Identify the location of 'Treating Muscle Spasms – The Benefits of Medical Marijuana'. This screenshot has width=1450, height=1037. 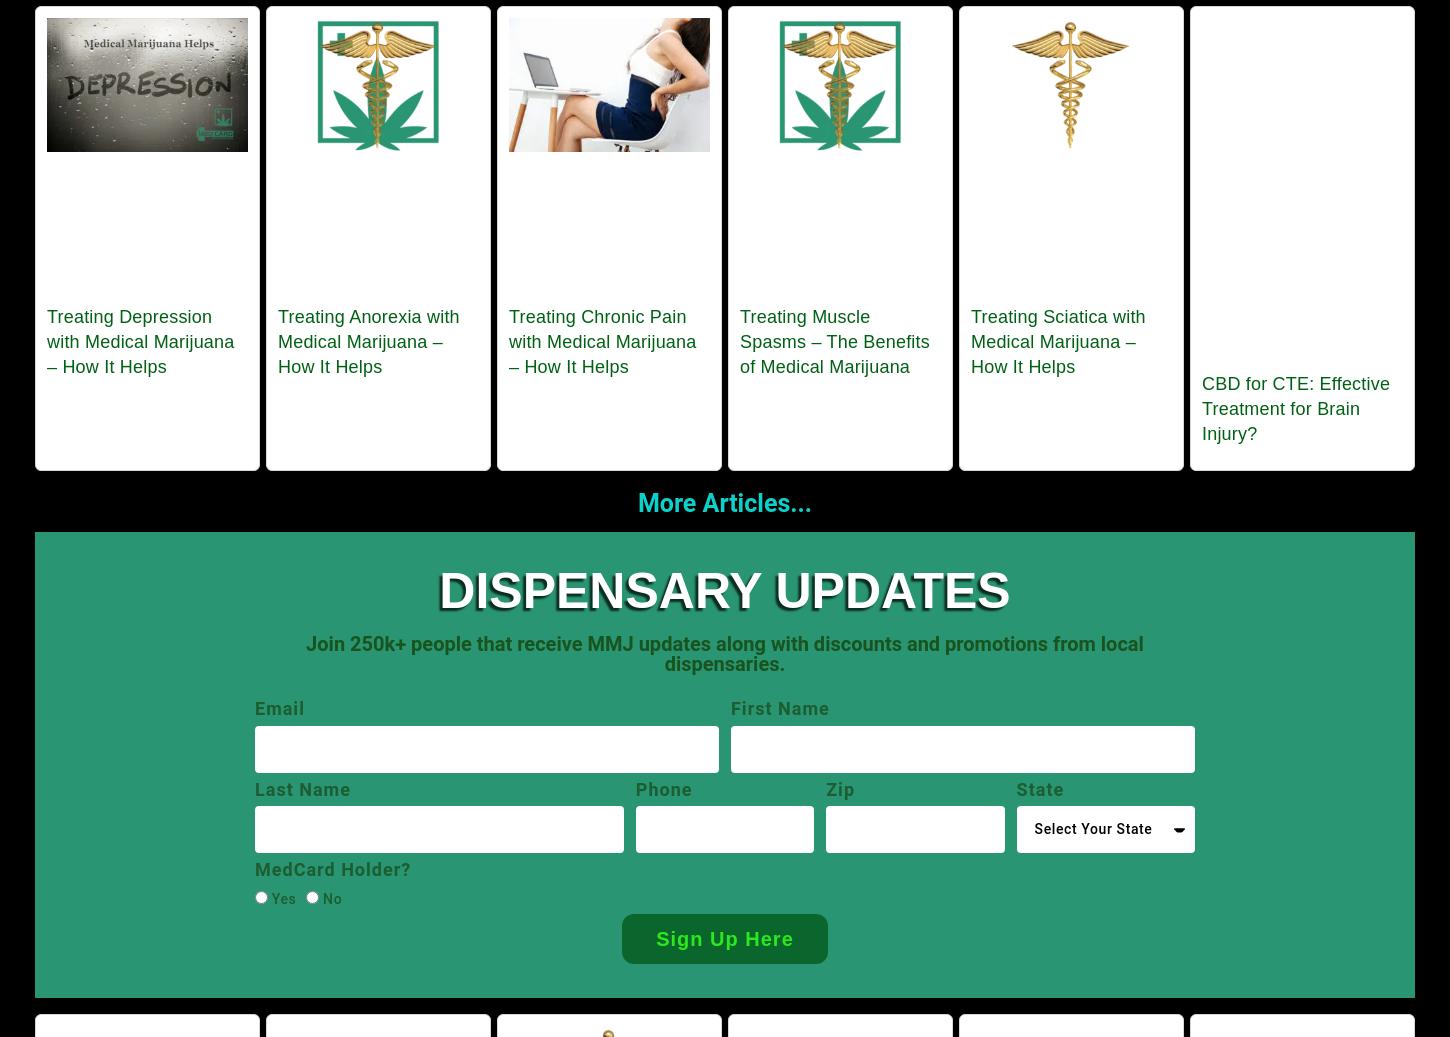
(834, 339).